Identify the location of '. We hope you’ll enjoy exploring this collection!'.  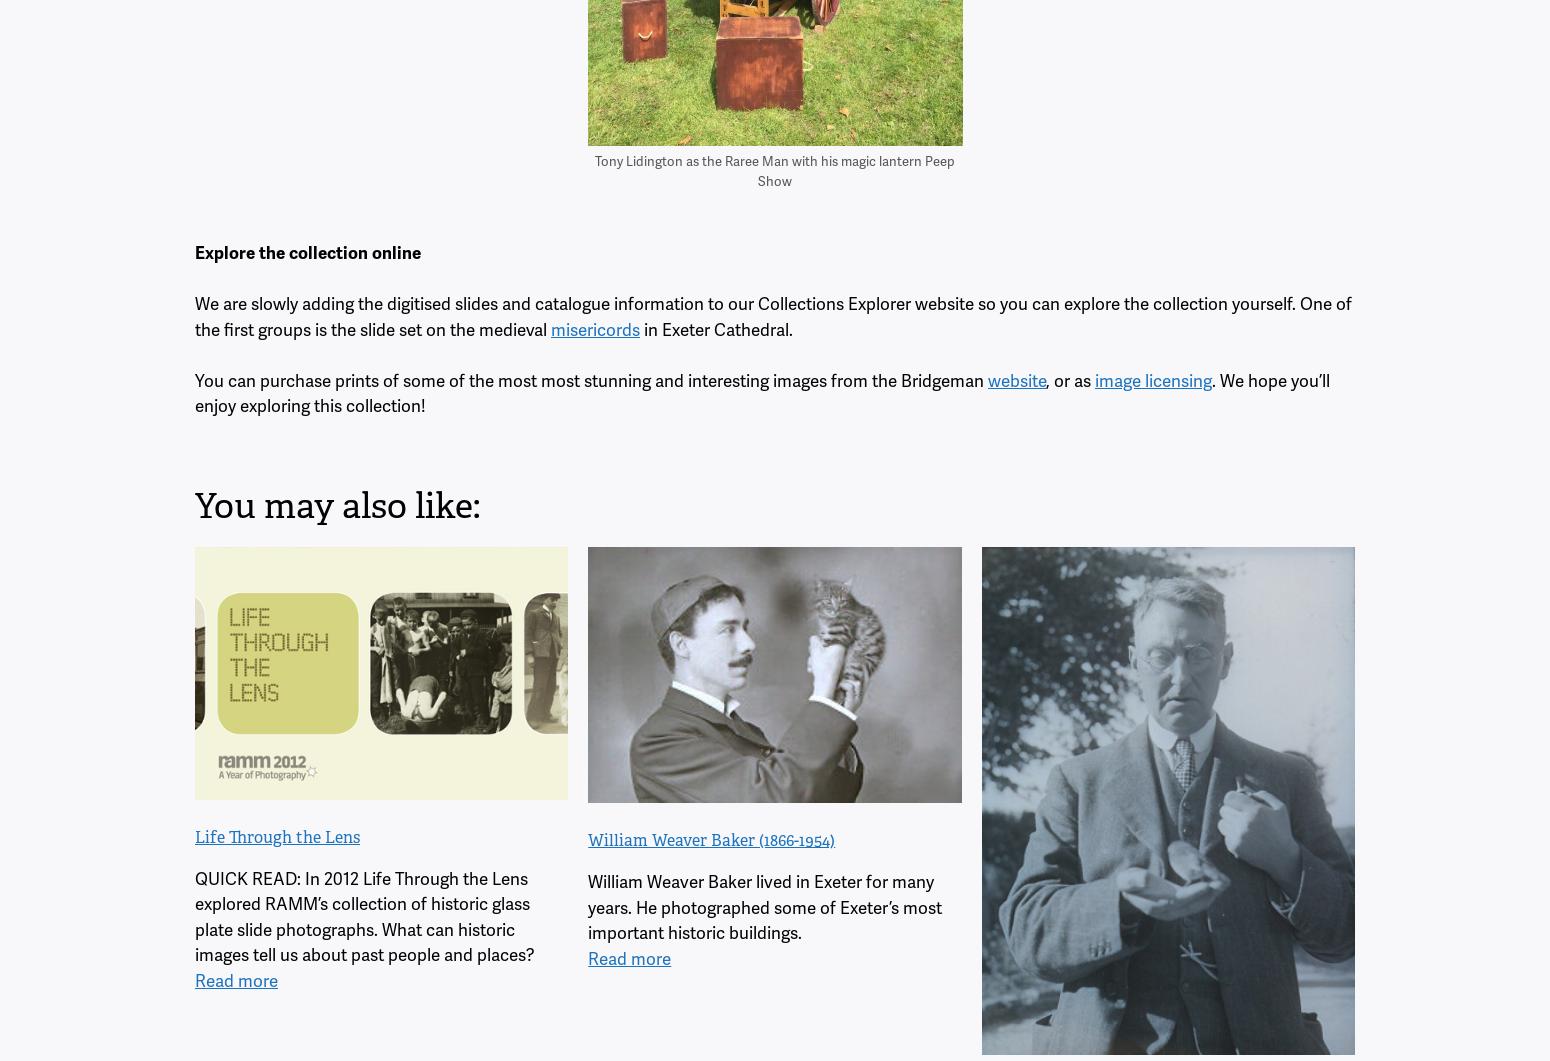
(762, 392).